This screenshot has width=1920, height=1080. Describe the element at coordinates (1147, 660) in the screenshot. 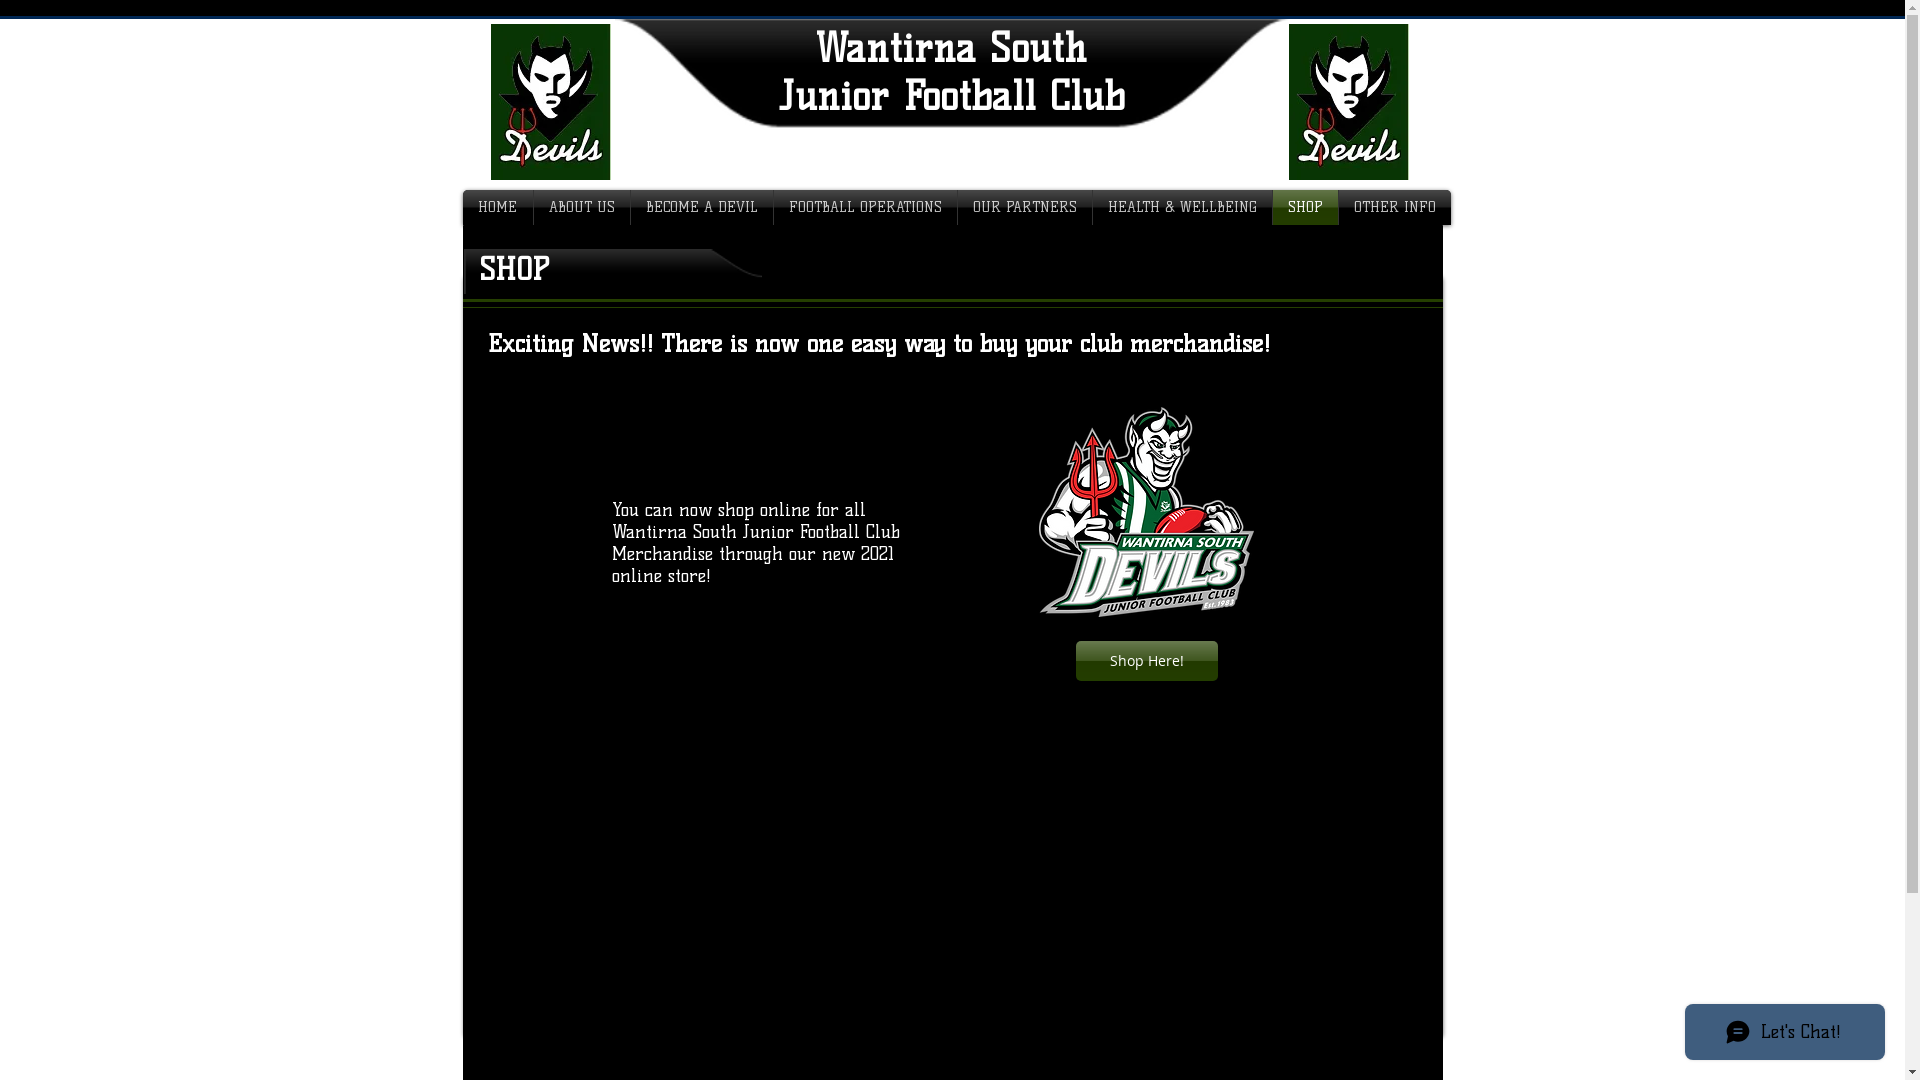

I see `'Shop Here!'` at that location.